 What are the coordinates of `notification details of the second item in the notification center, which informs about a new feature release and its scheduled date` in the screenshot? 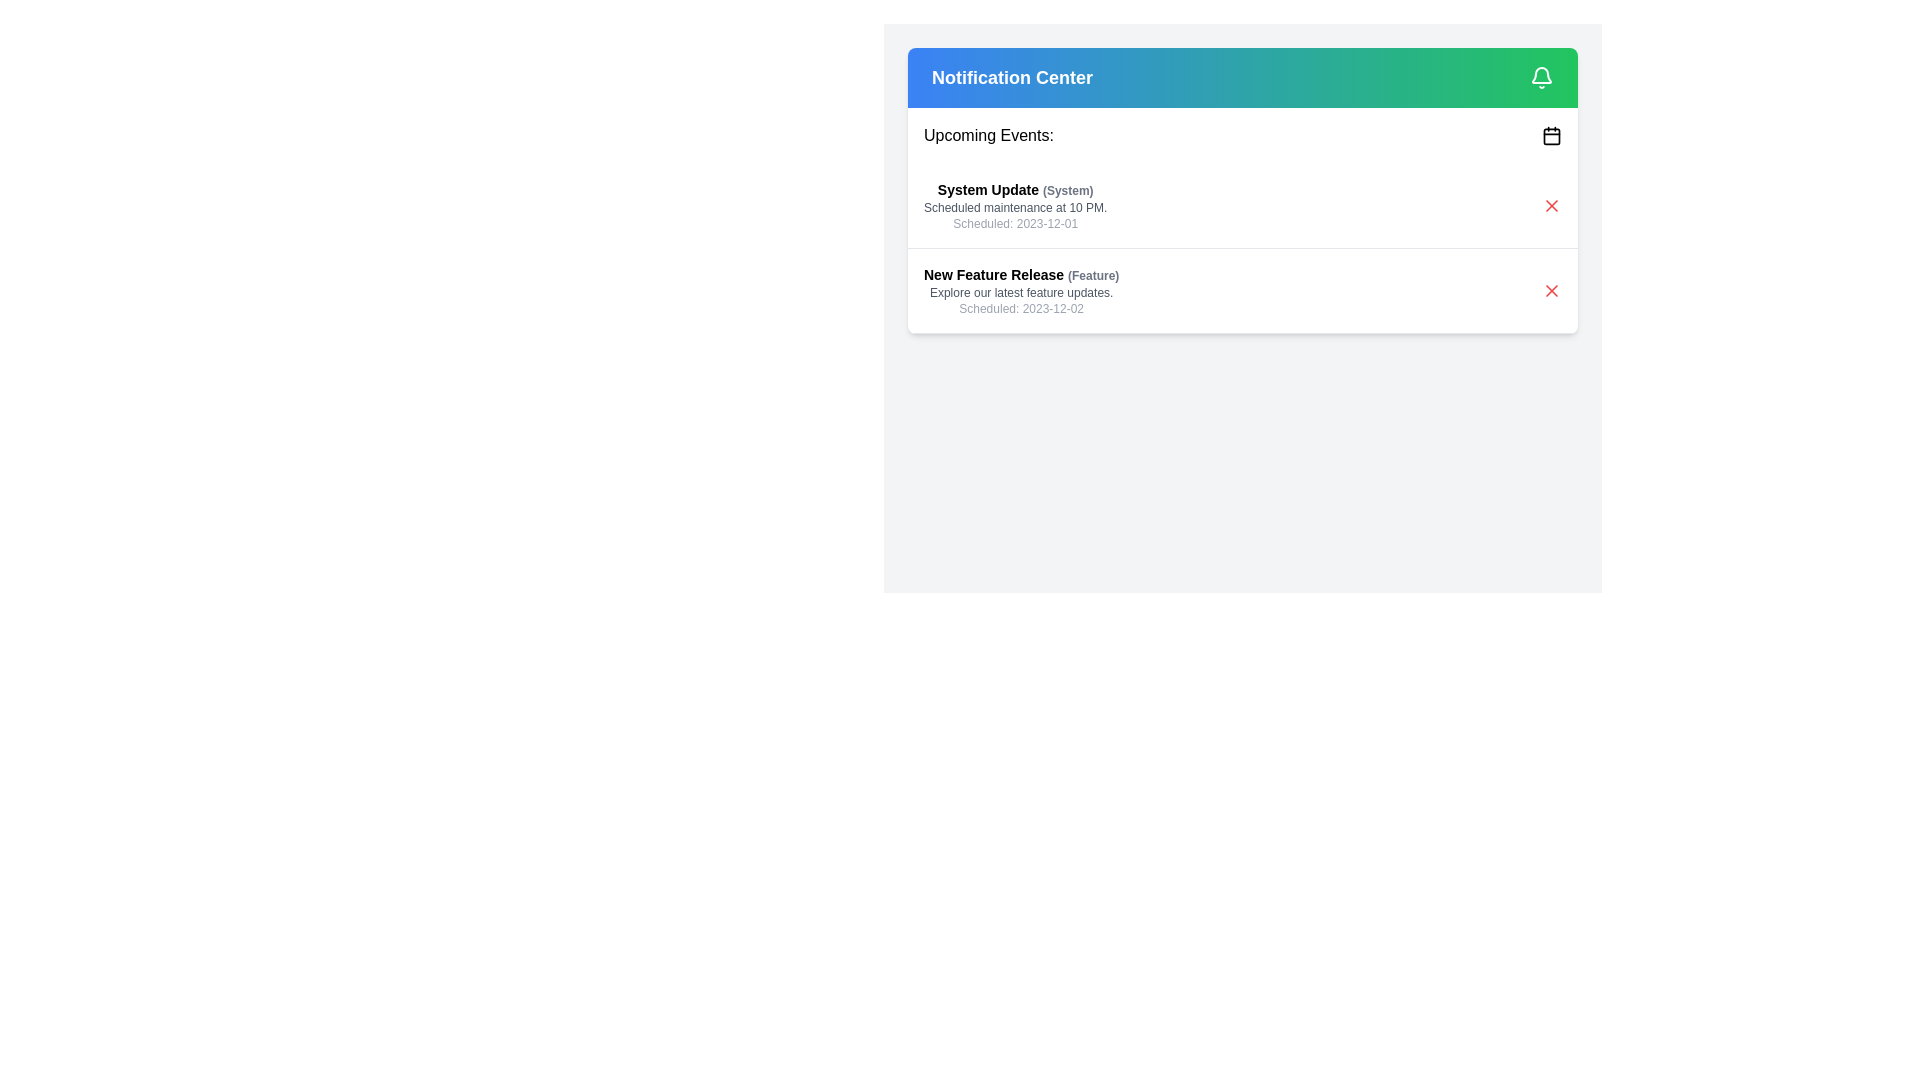 It's located at (1242, 290).